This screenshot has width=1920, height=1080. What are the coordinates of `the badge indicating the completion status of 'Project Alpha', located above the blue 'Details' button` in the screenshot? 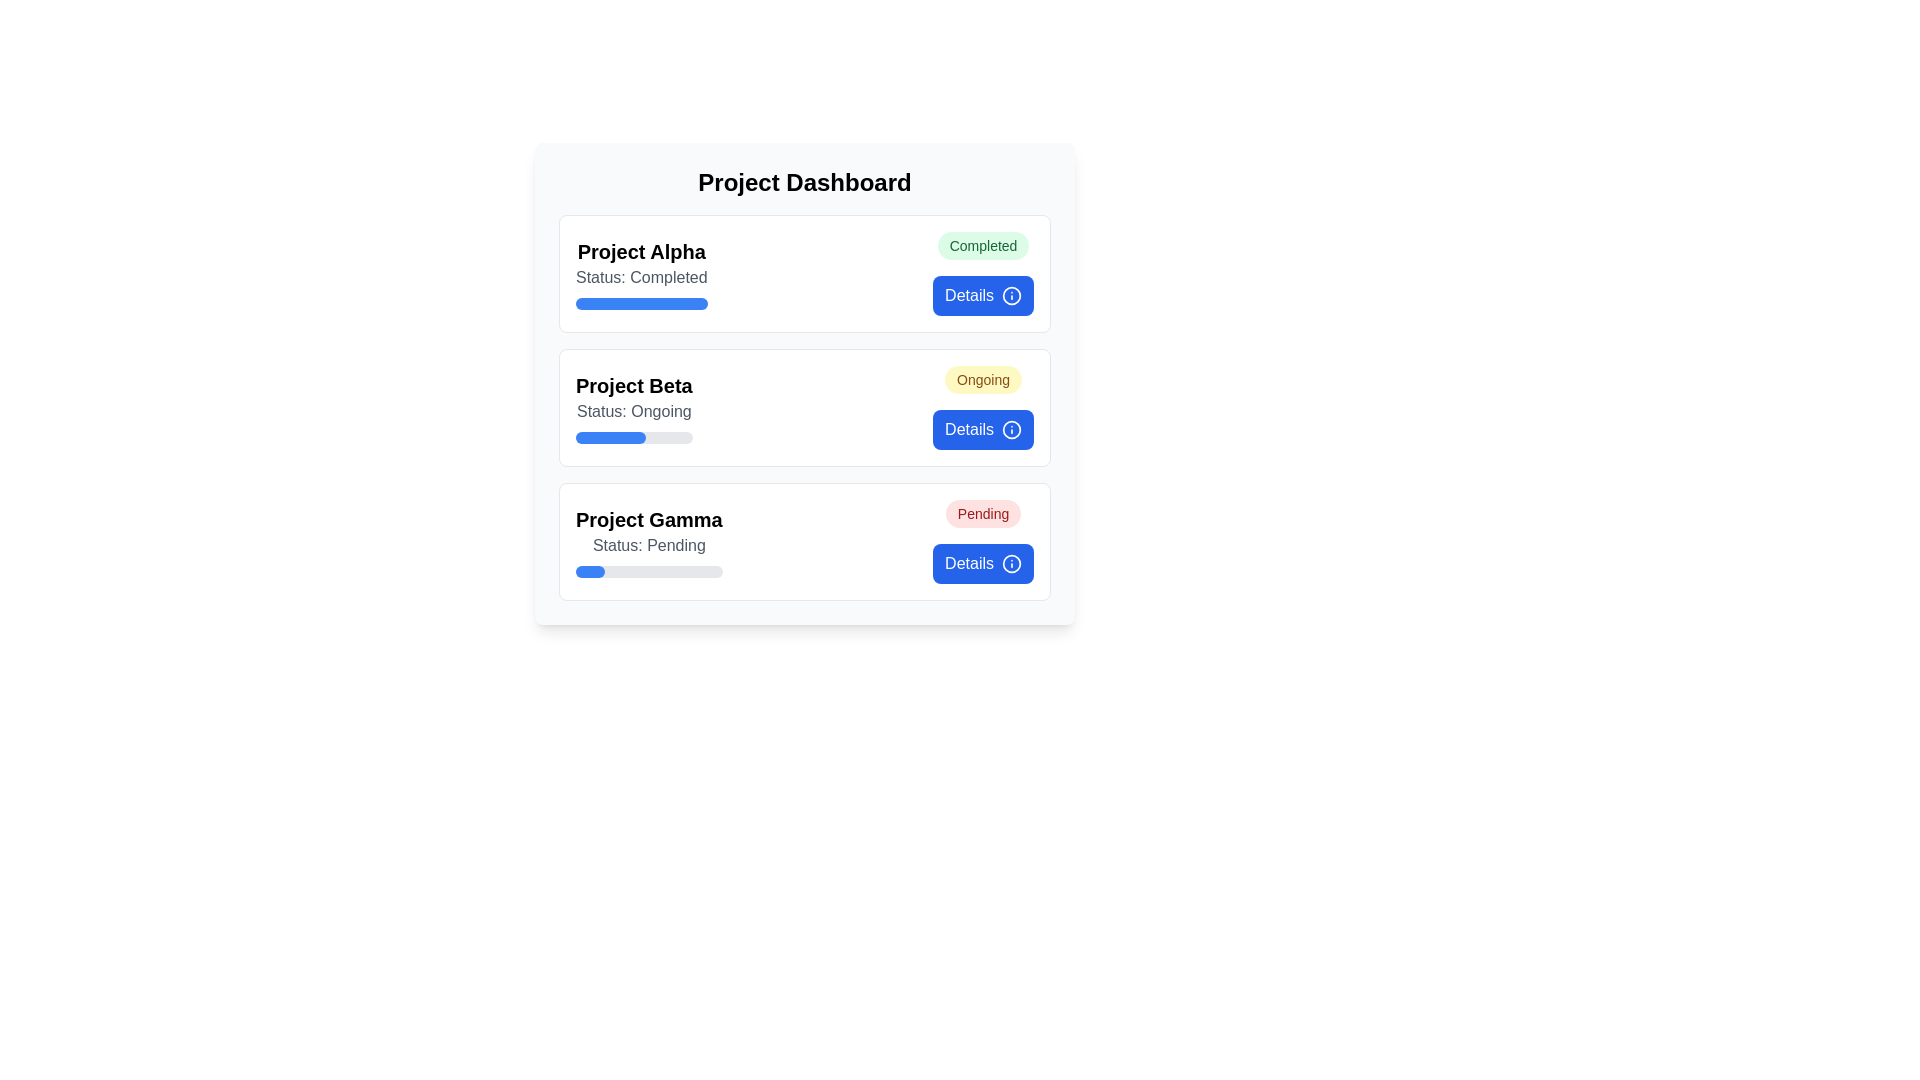 It's located at (983, 245).